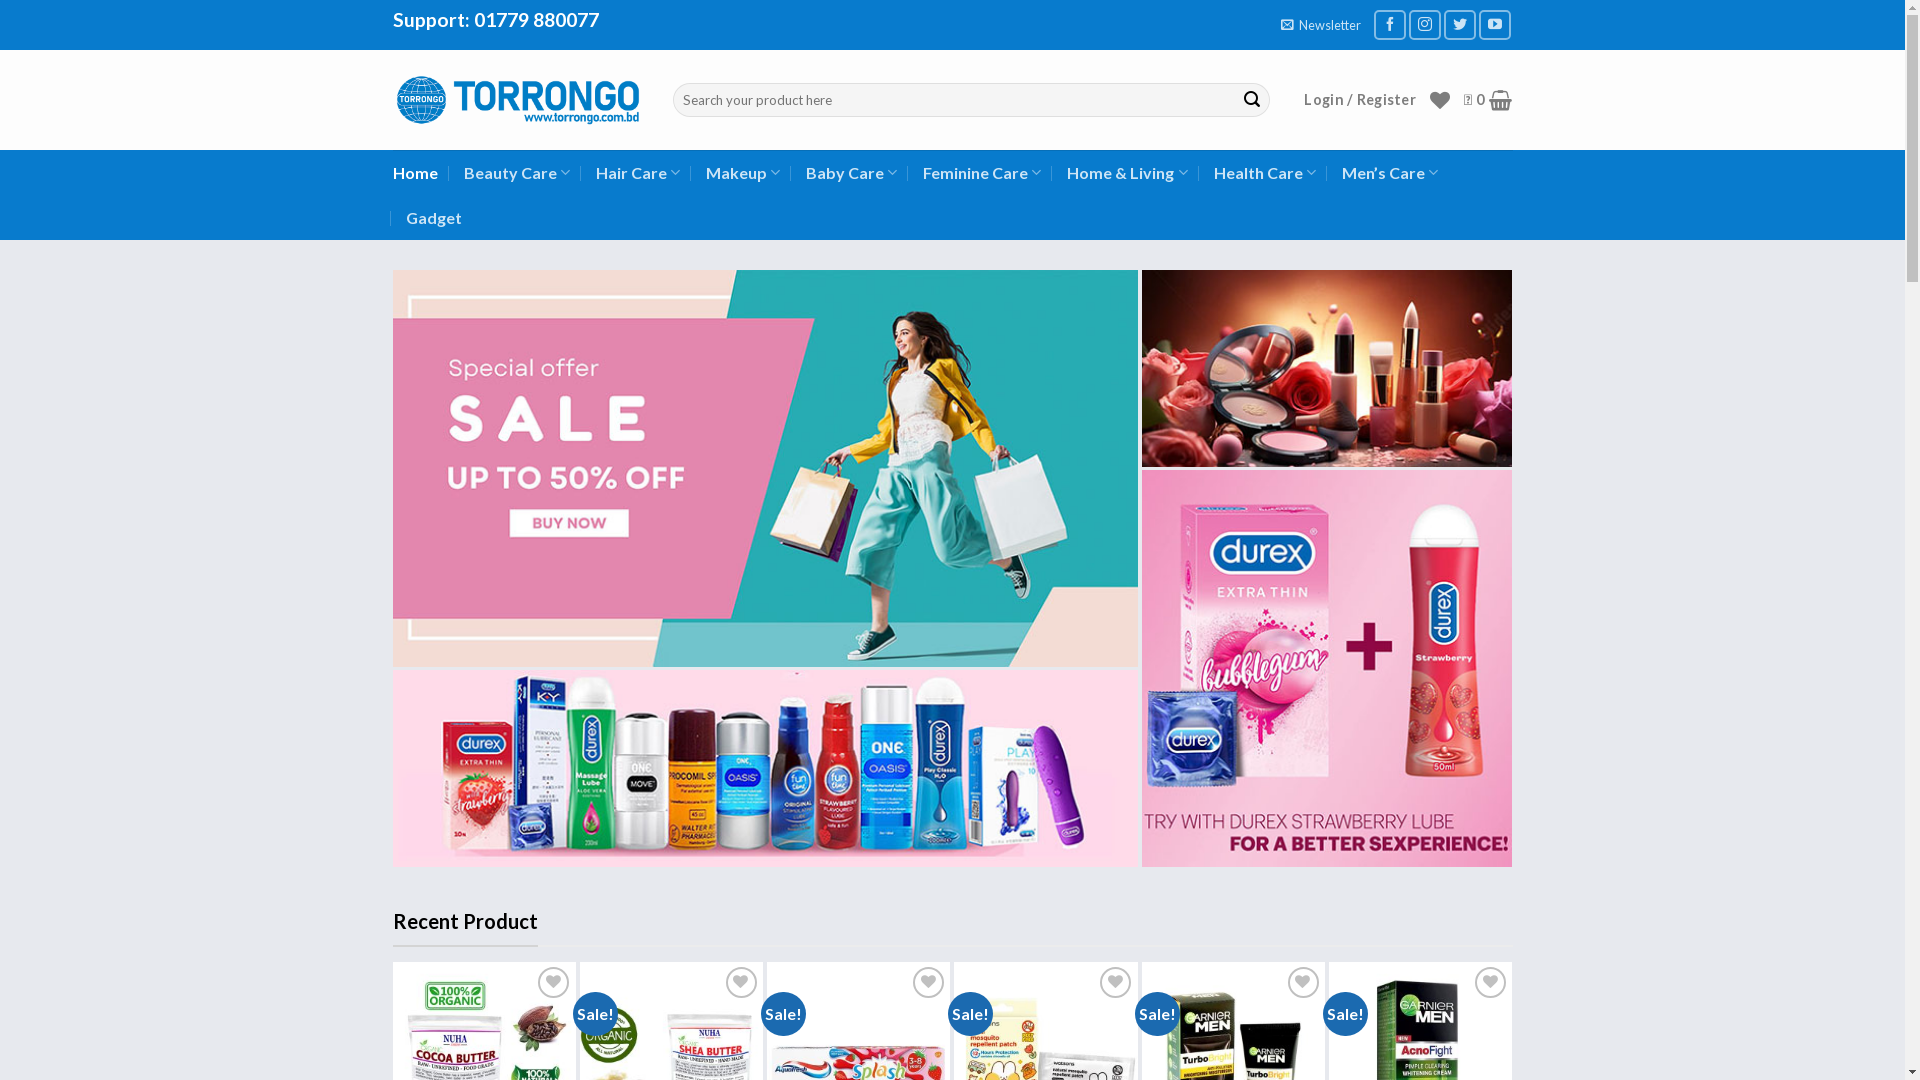  I want to click on 'Follow on Twitter', so click(1459, 24).